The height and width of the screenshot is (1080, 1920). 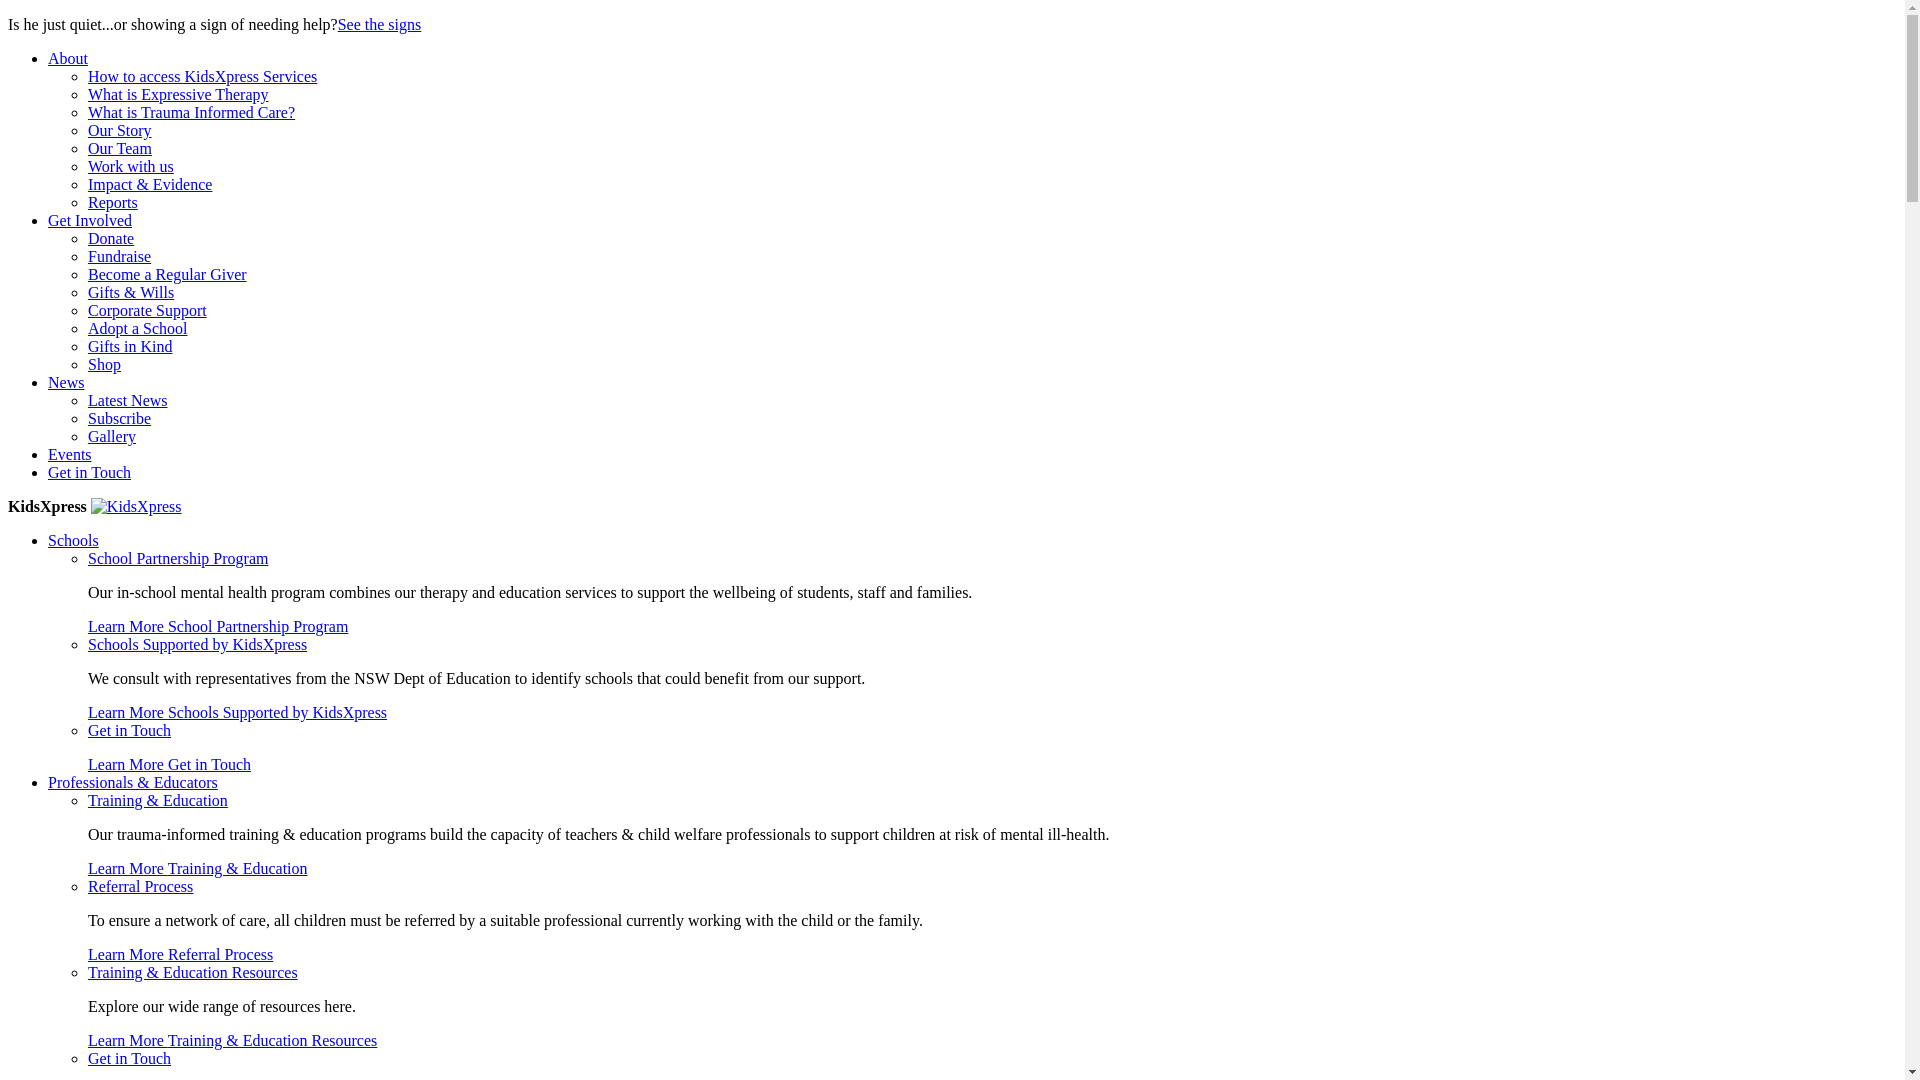 What do you see at coordinates (86, 94) in the screenshot?
I see `'What is Expressive Therapy'` at bounding box center [86, 94].